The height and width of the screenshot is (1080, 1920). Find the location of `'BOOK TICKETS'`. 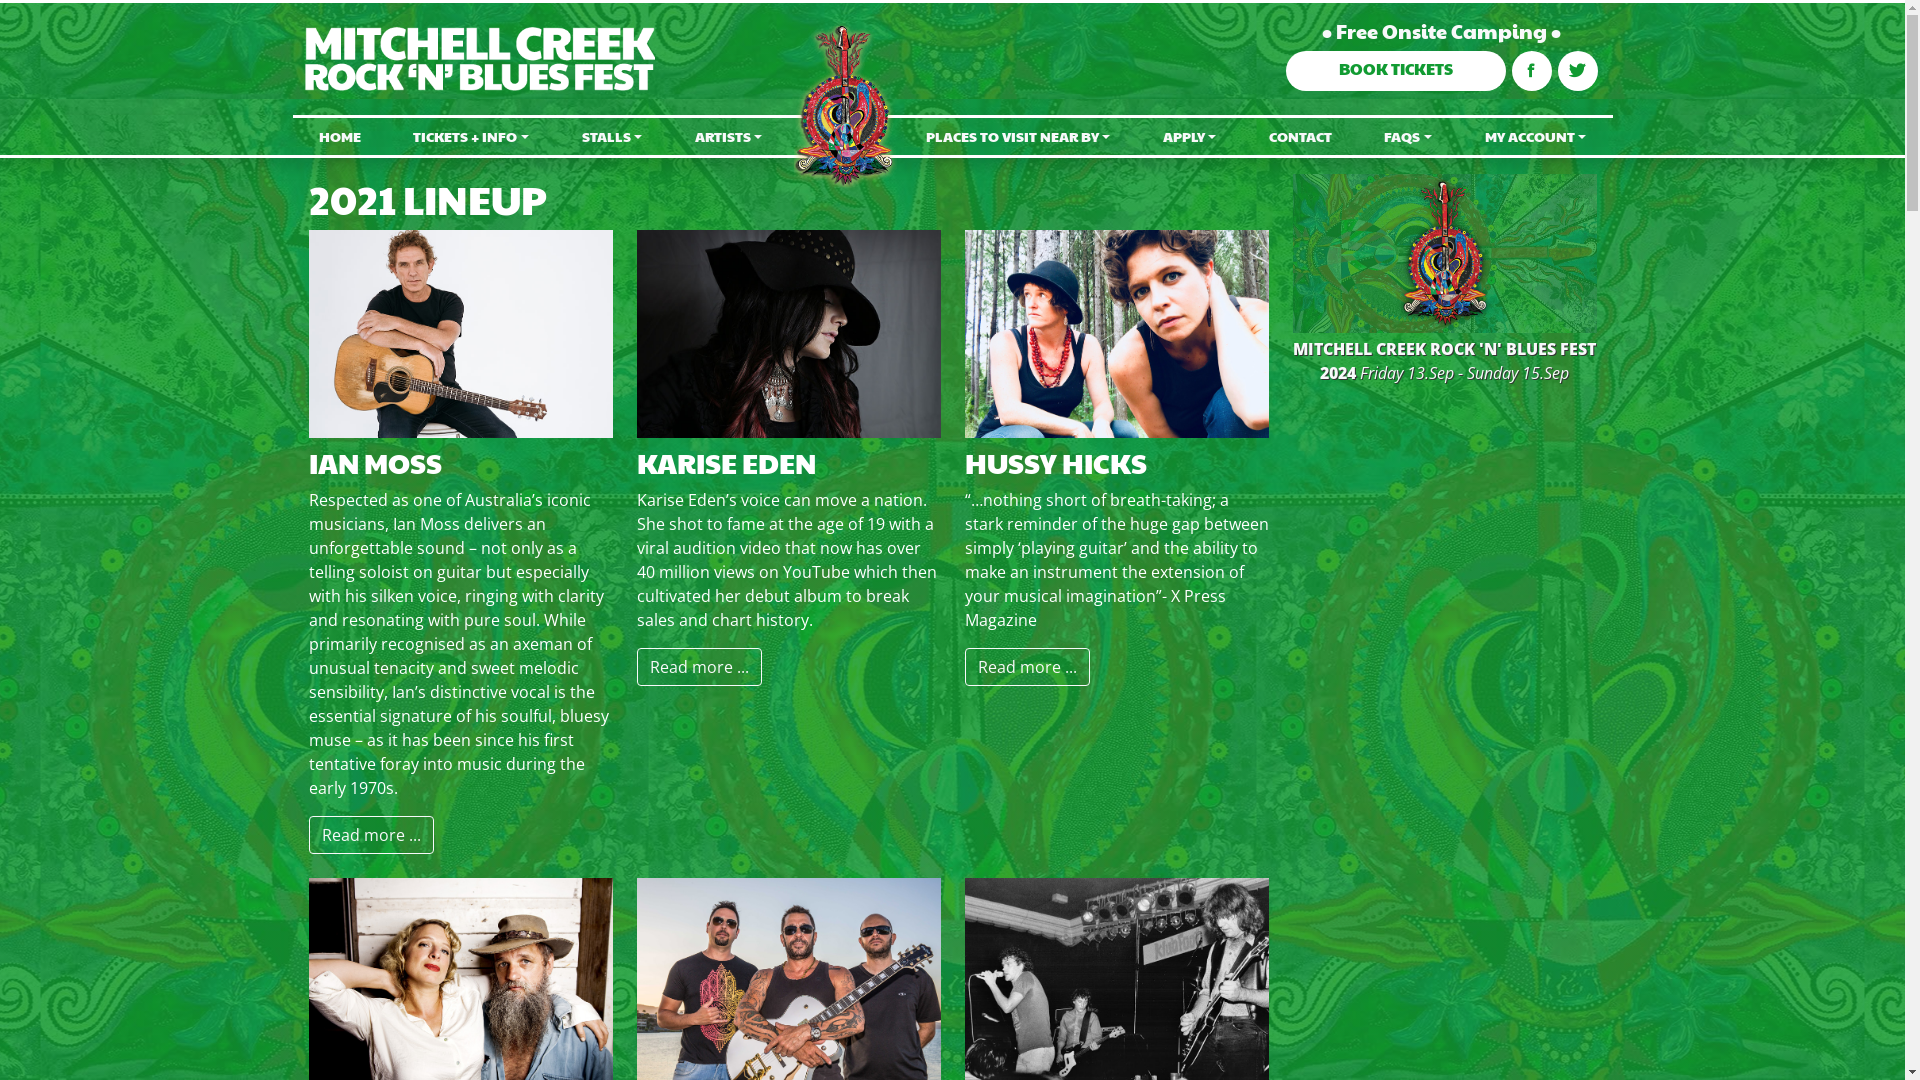

'BOOK TICKETS' is located at coordinates (1395, 69).